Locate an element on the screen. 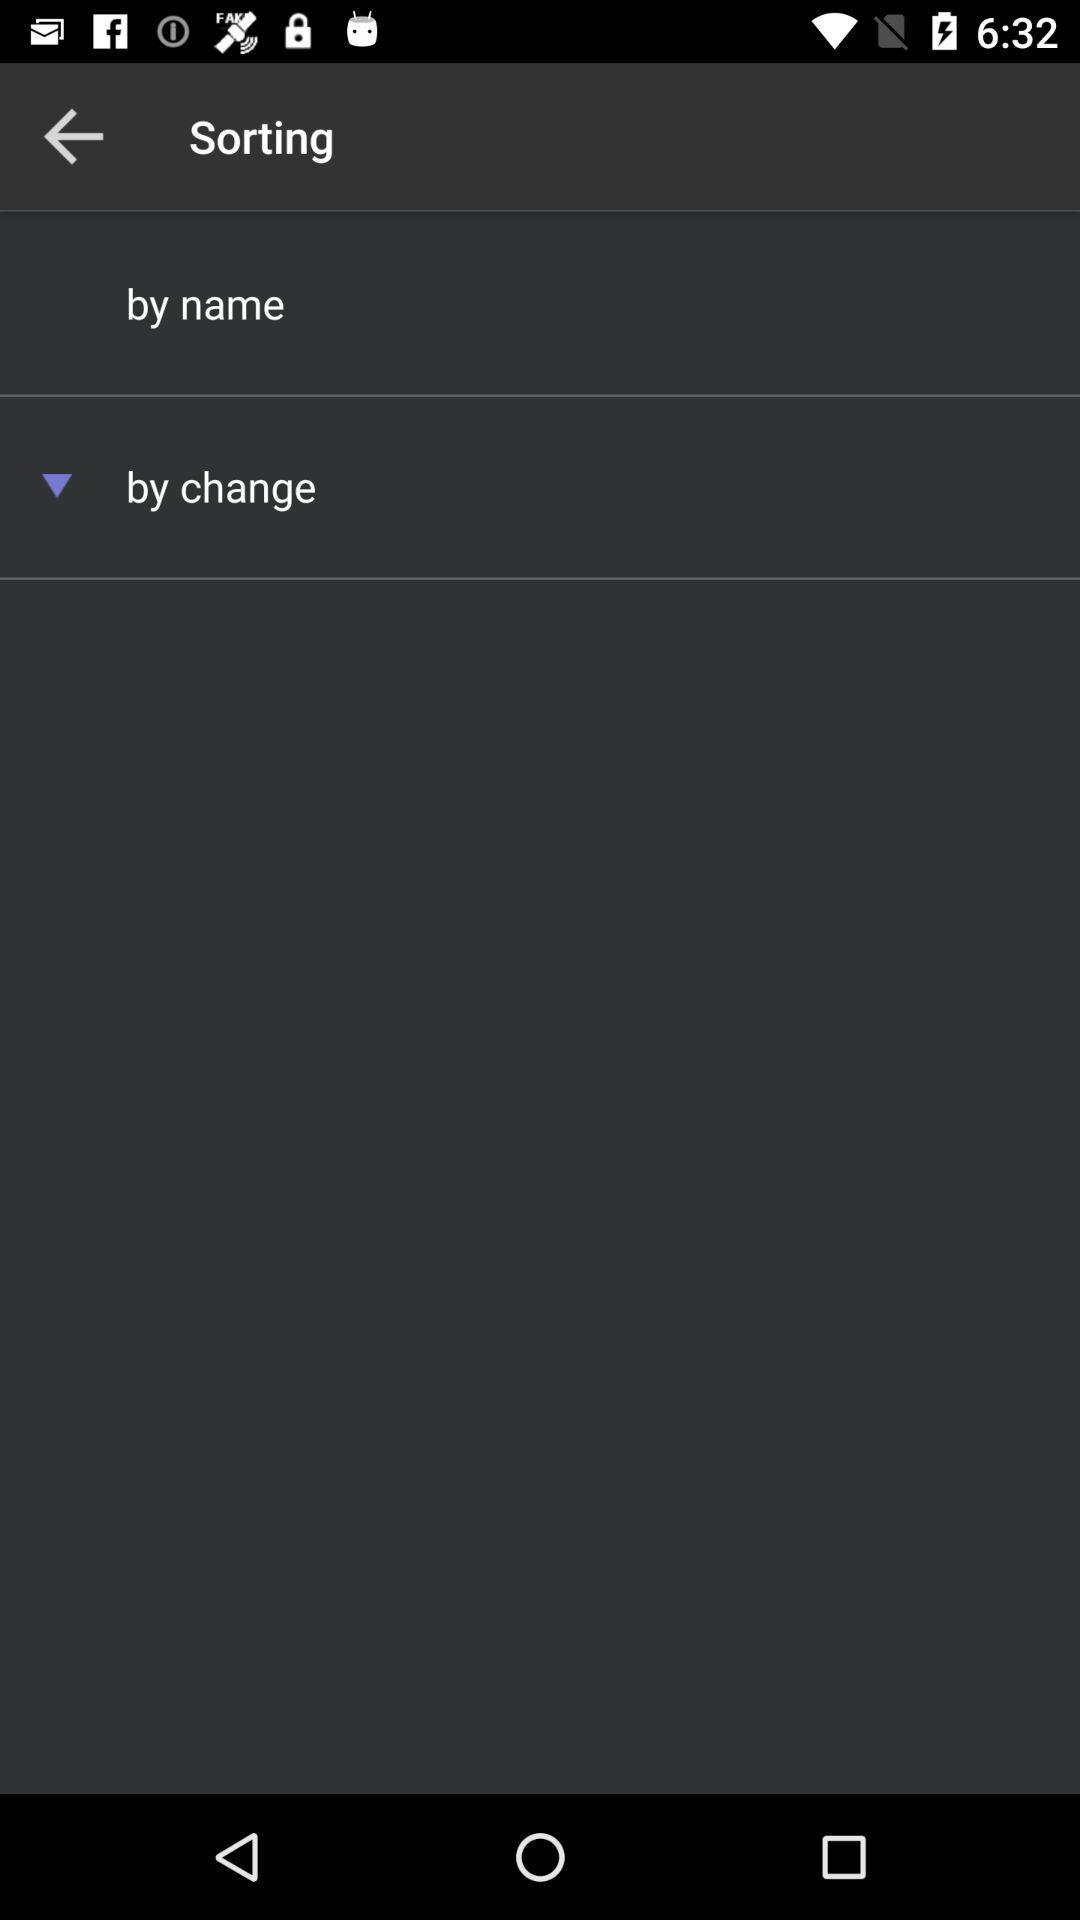  icon above the by change item is located at coordinates (540, 301).